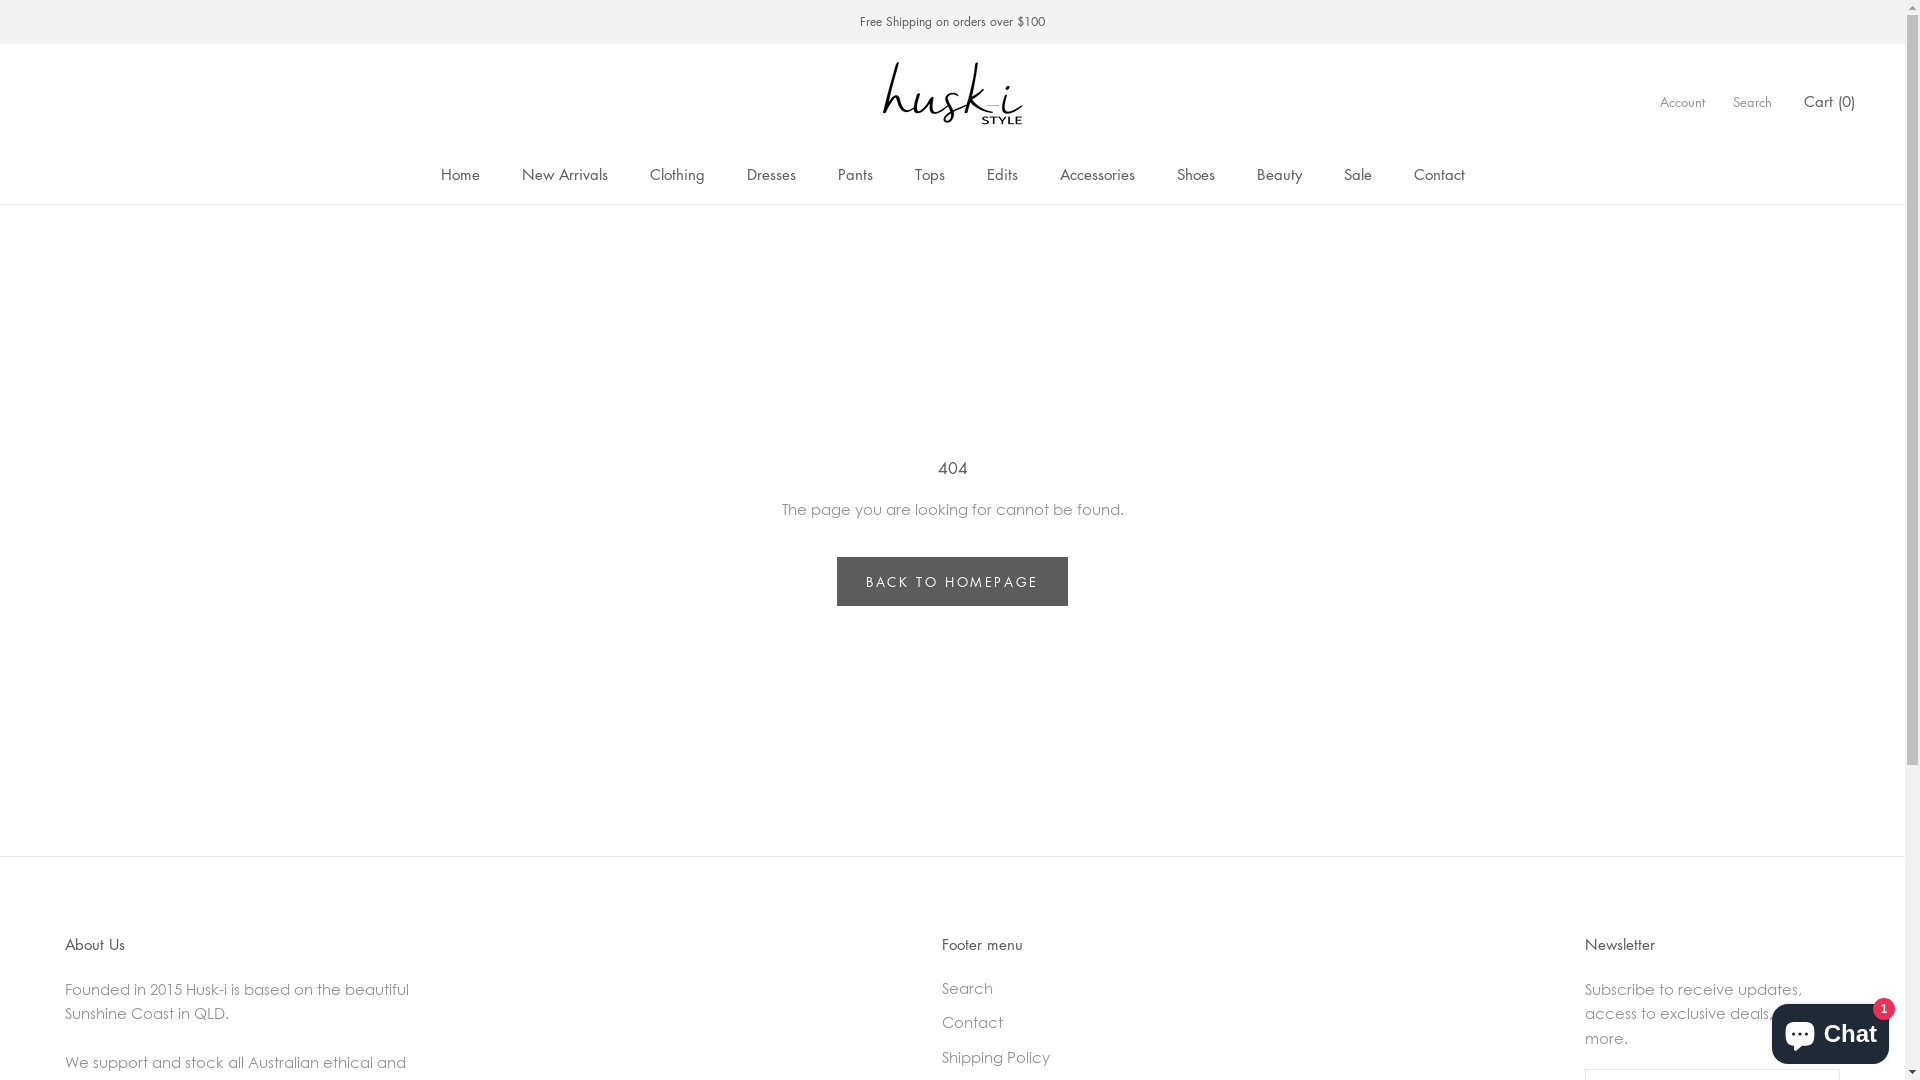 The height and width of the screenshot is (1080, 1920). I want to click on 'Edits', so click(1001, 172).